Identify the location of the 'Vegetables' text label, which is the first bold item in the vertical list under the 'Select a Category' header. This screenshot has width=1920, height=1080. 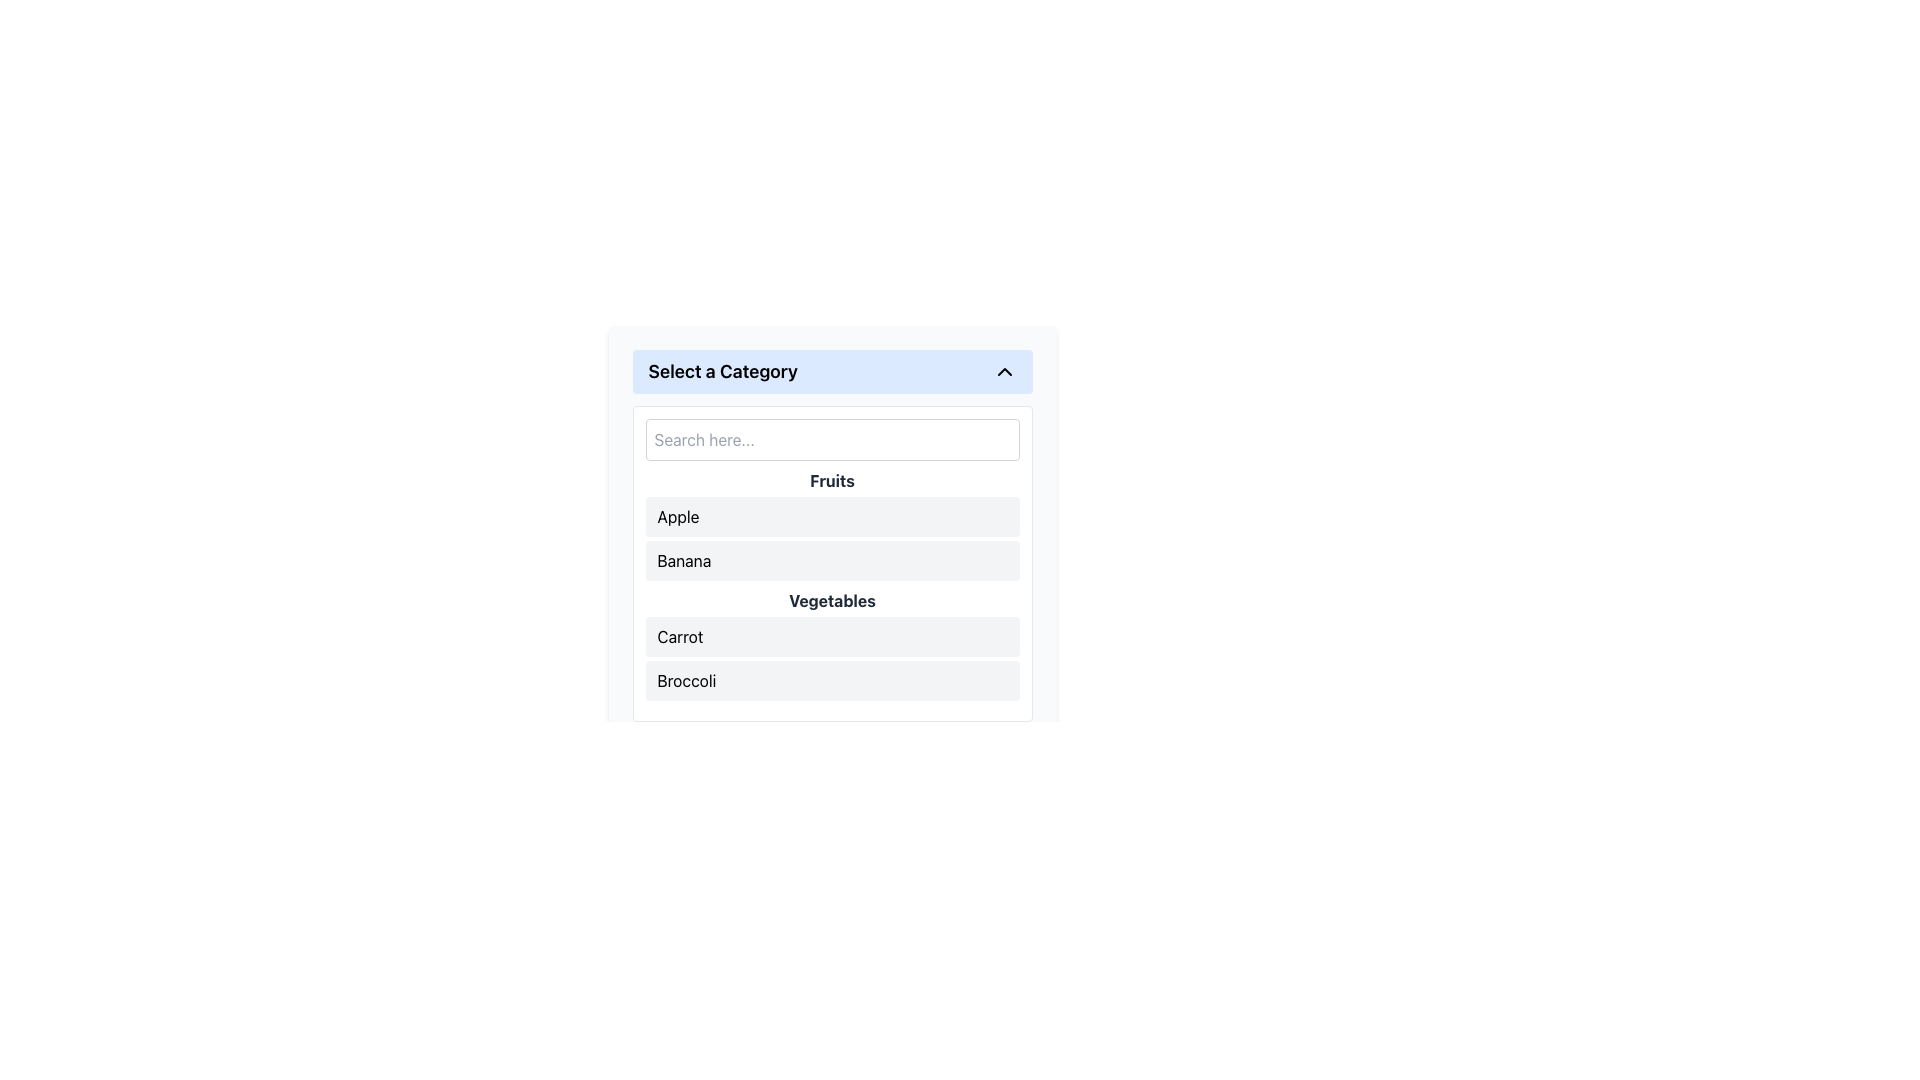
(832, 600).